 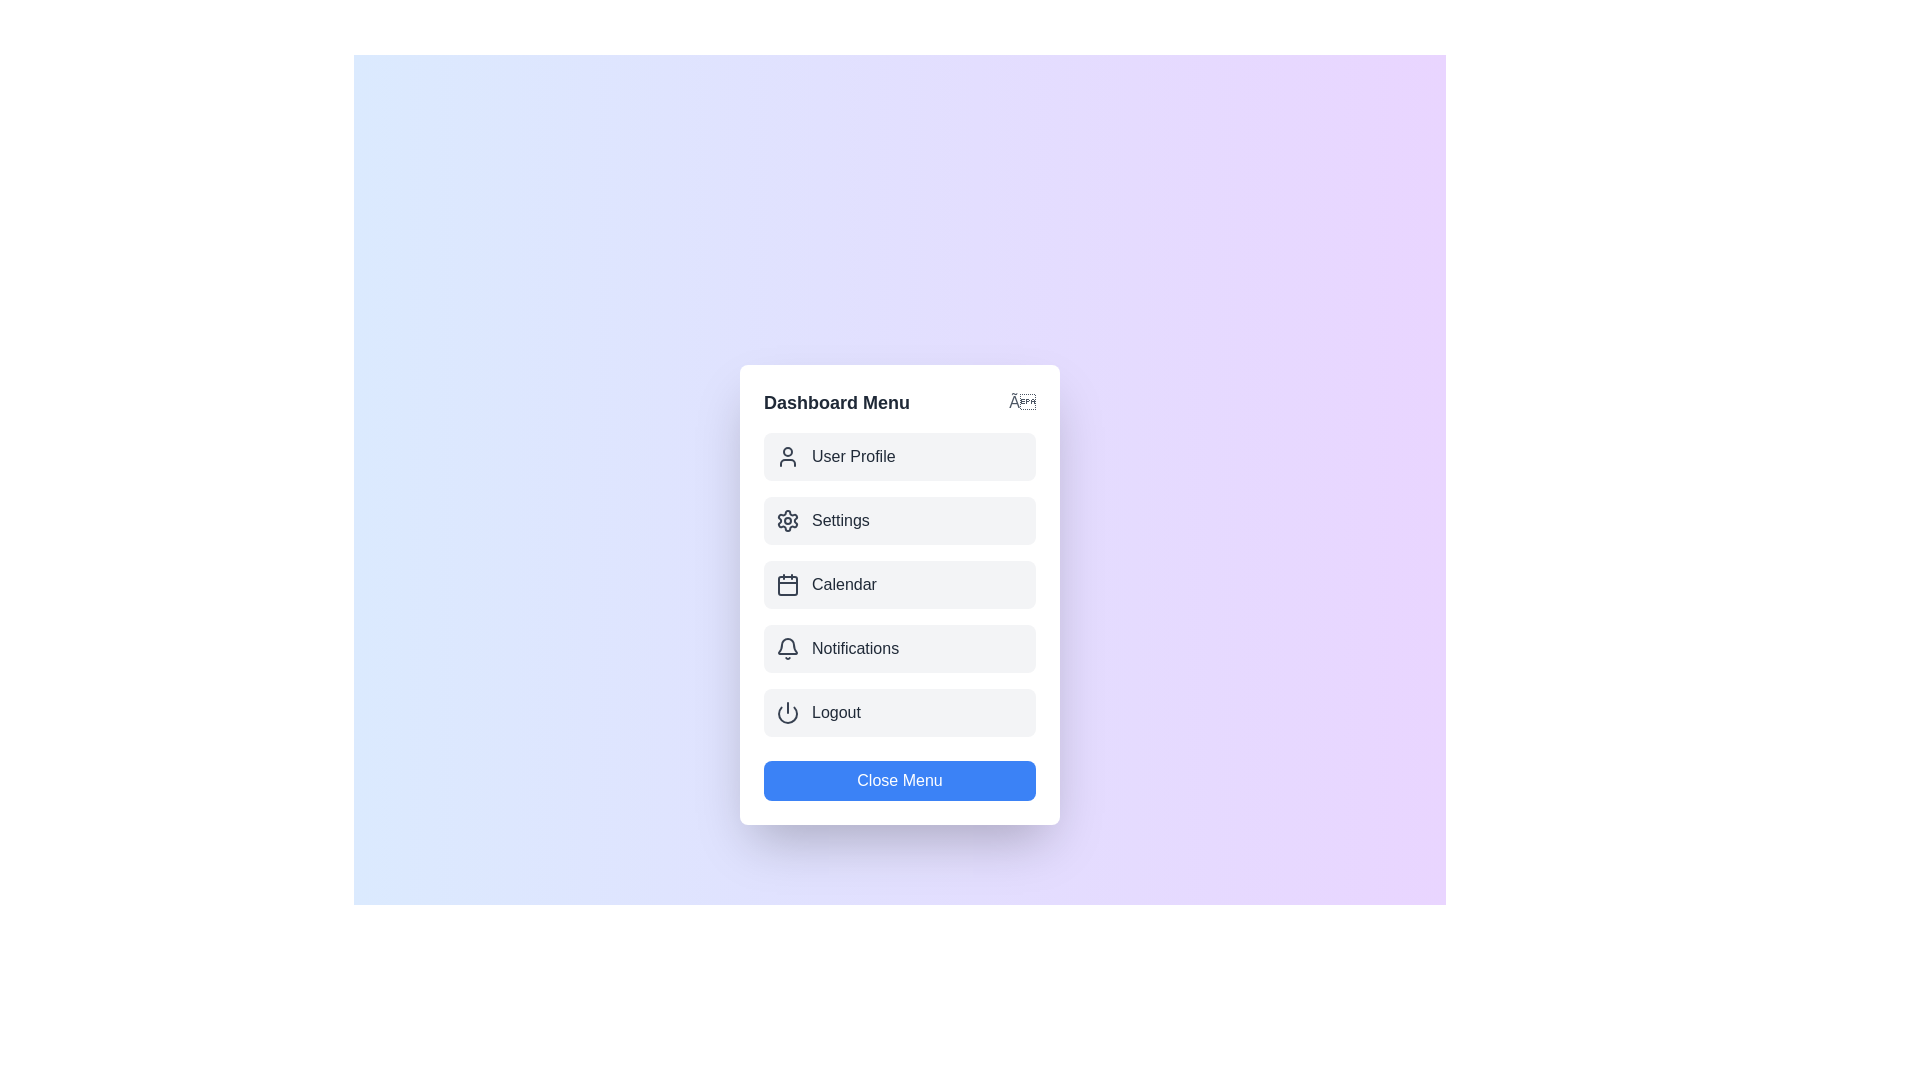 What do you see at coordinates (899, 779) in the screenshot?
I see `'Close Menu' button to close the menu` at bounding box center [899, 779].